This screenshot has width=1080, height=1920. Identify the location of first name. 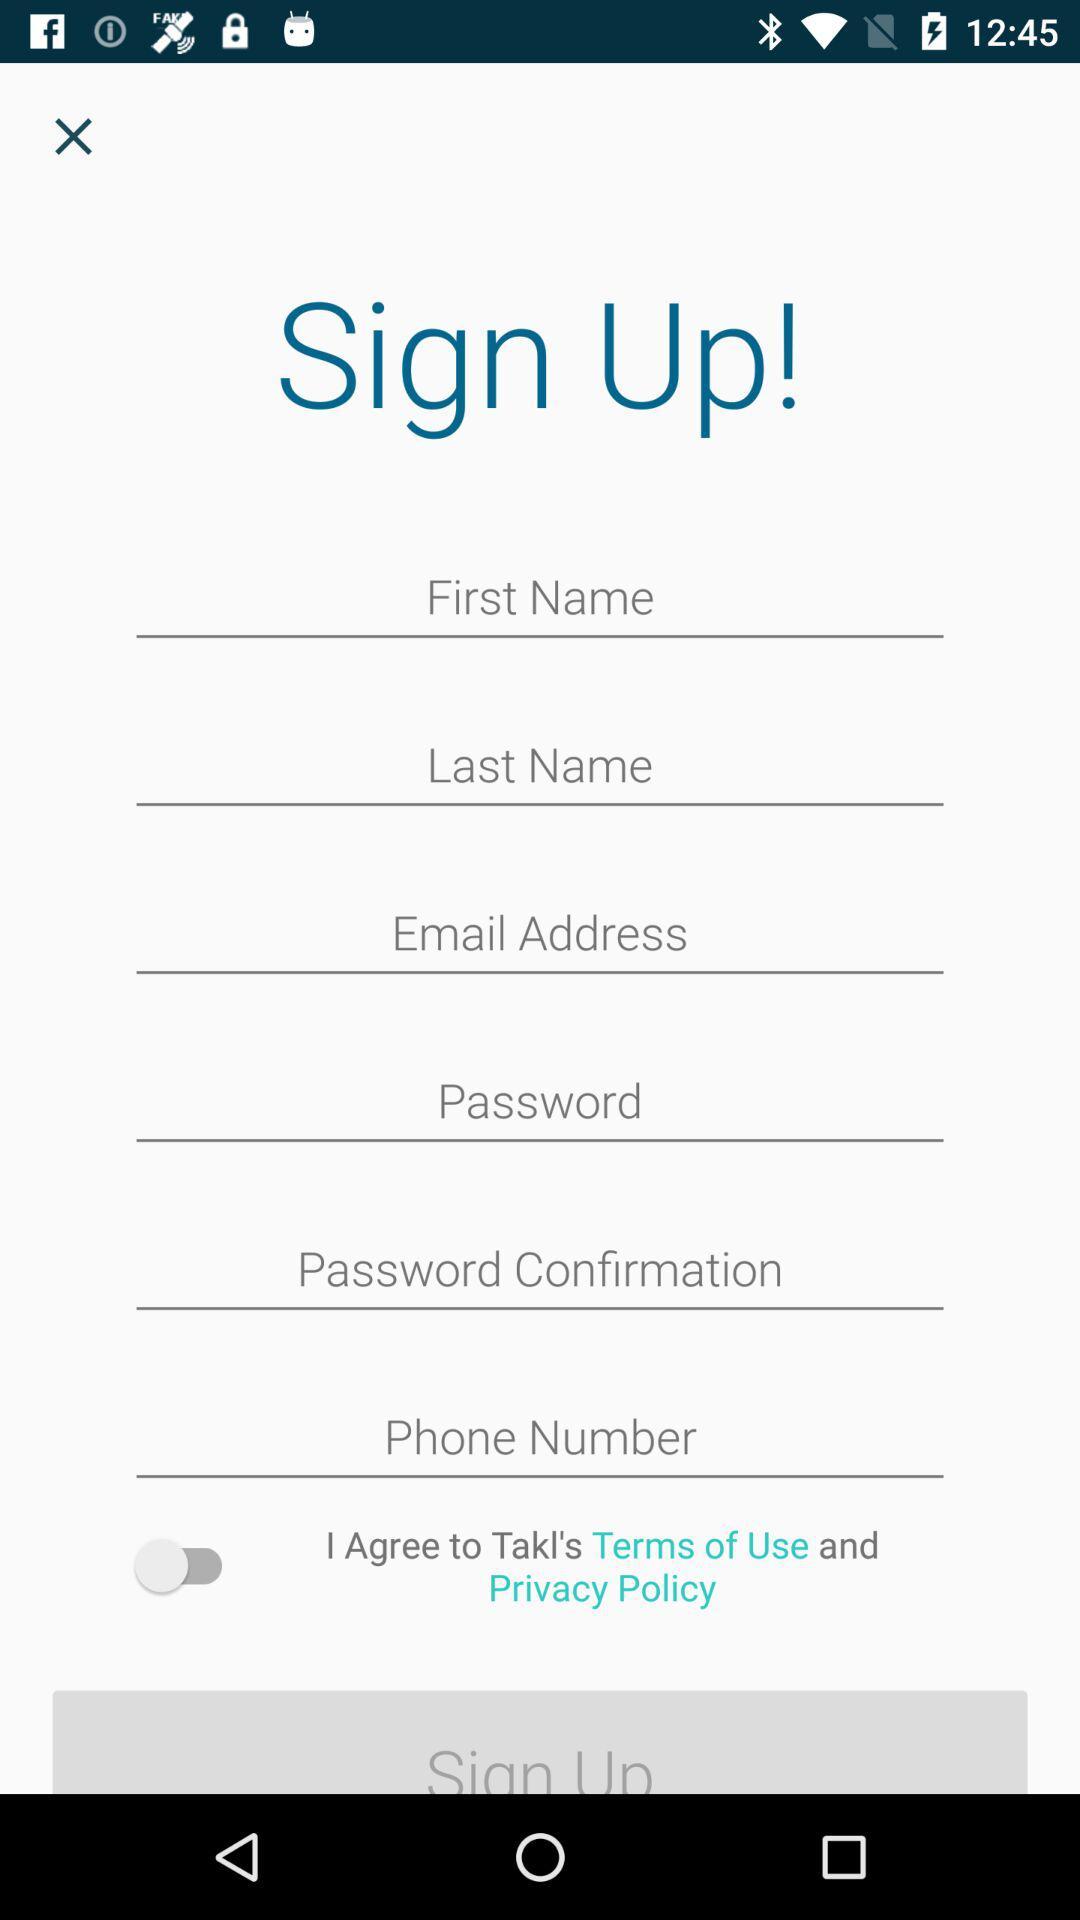
(540, 598).